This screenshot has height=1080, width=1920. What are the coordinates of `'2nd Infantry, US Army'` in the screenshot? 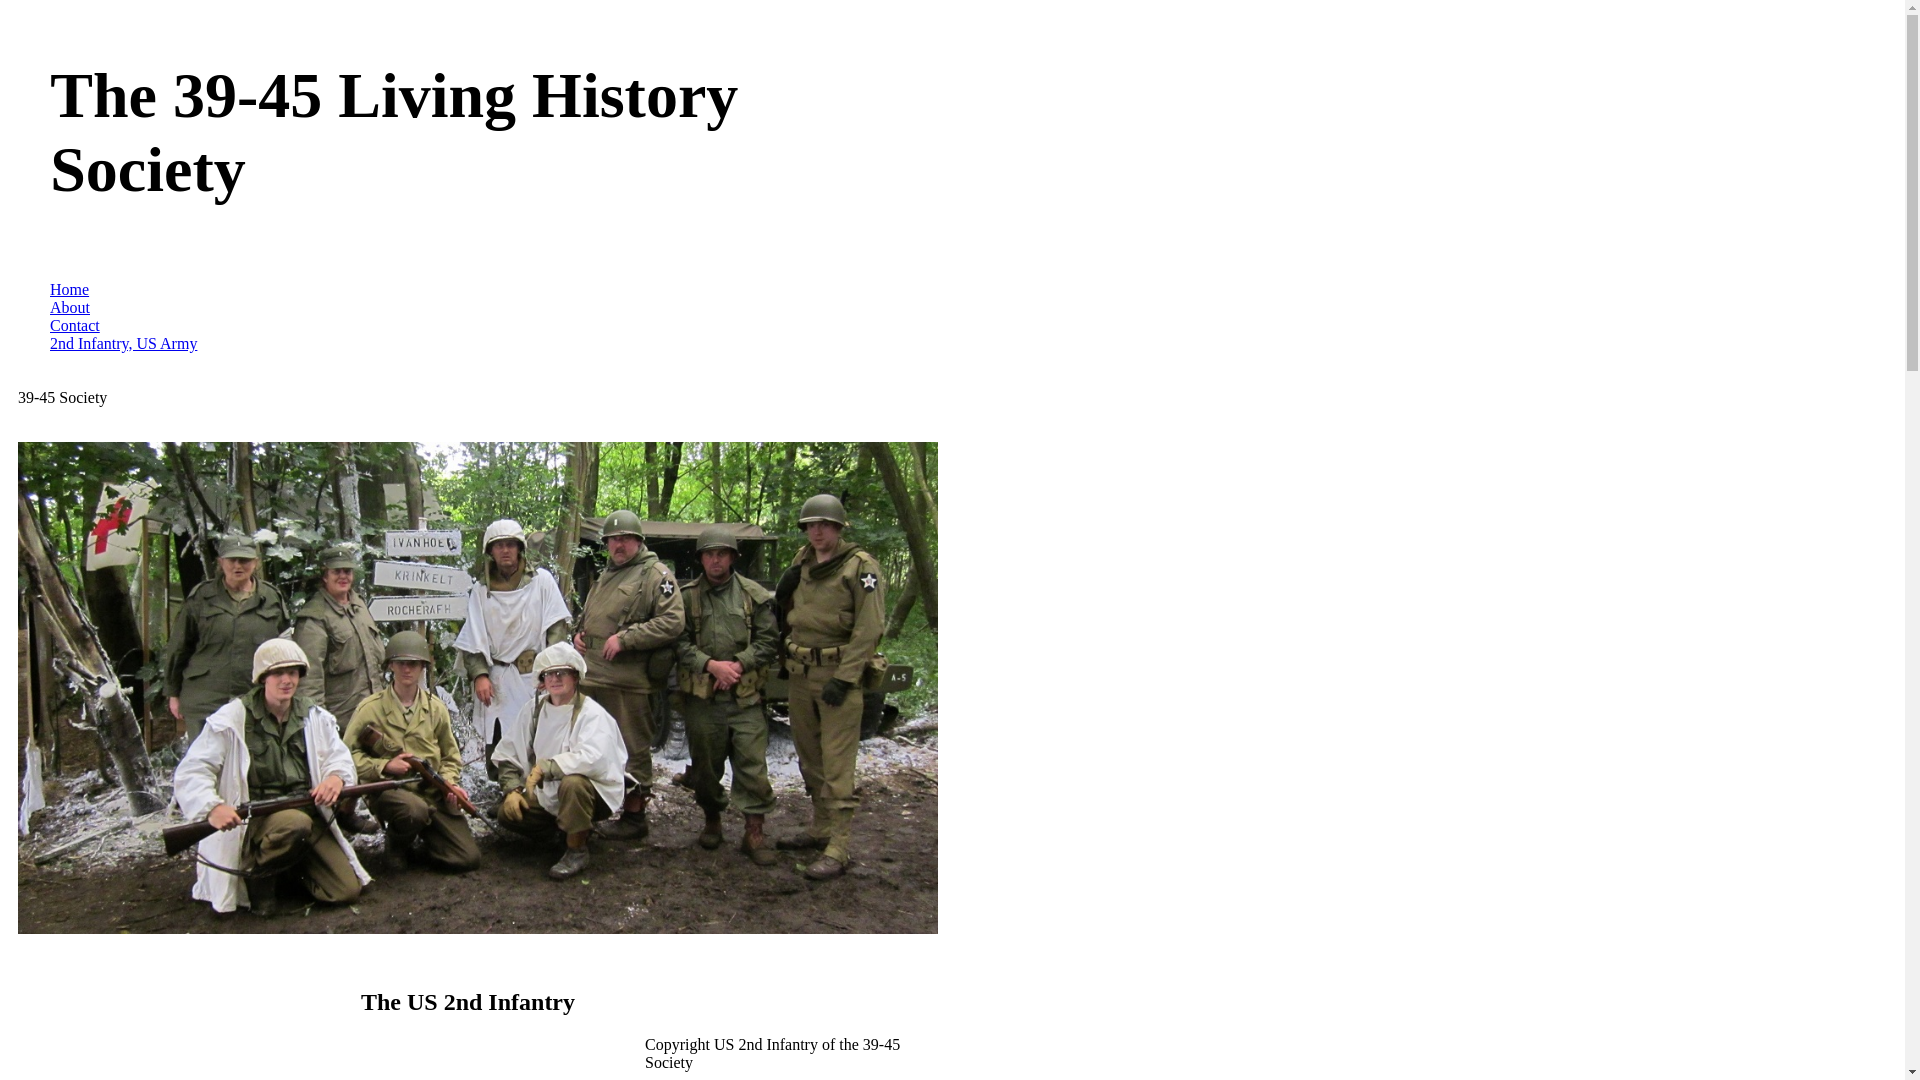 It's located at (49, 342).